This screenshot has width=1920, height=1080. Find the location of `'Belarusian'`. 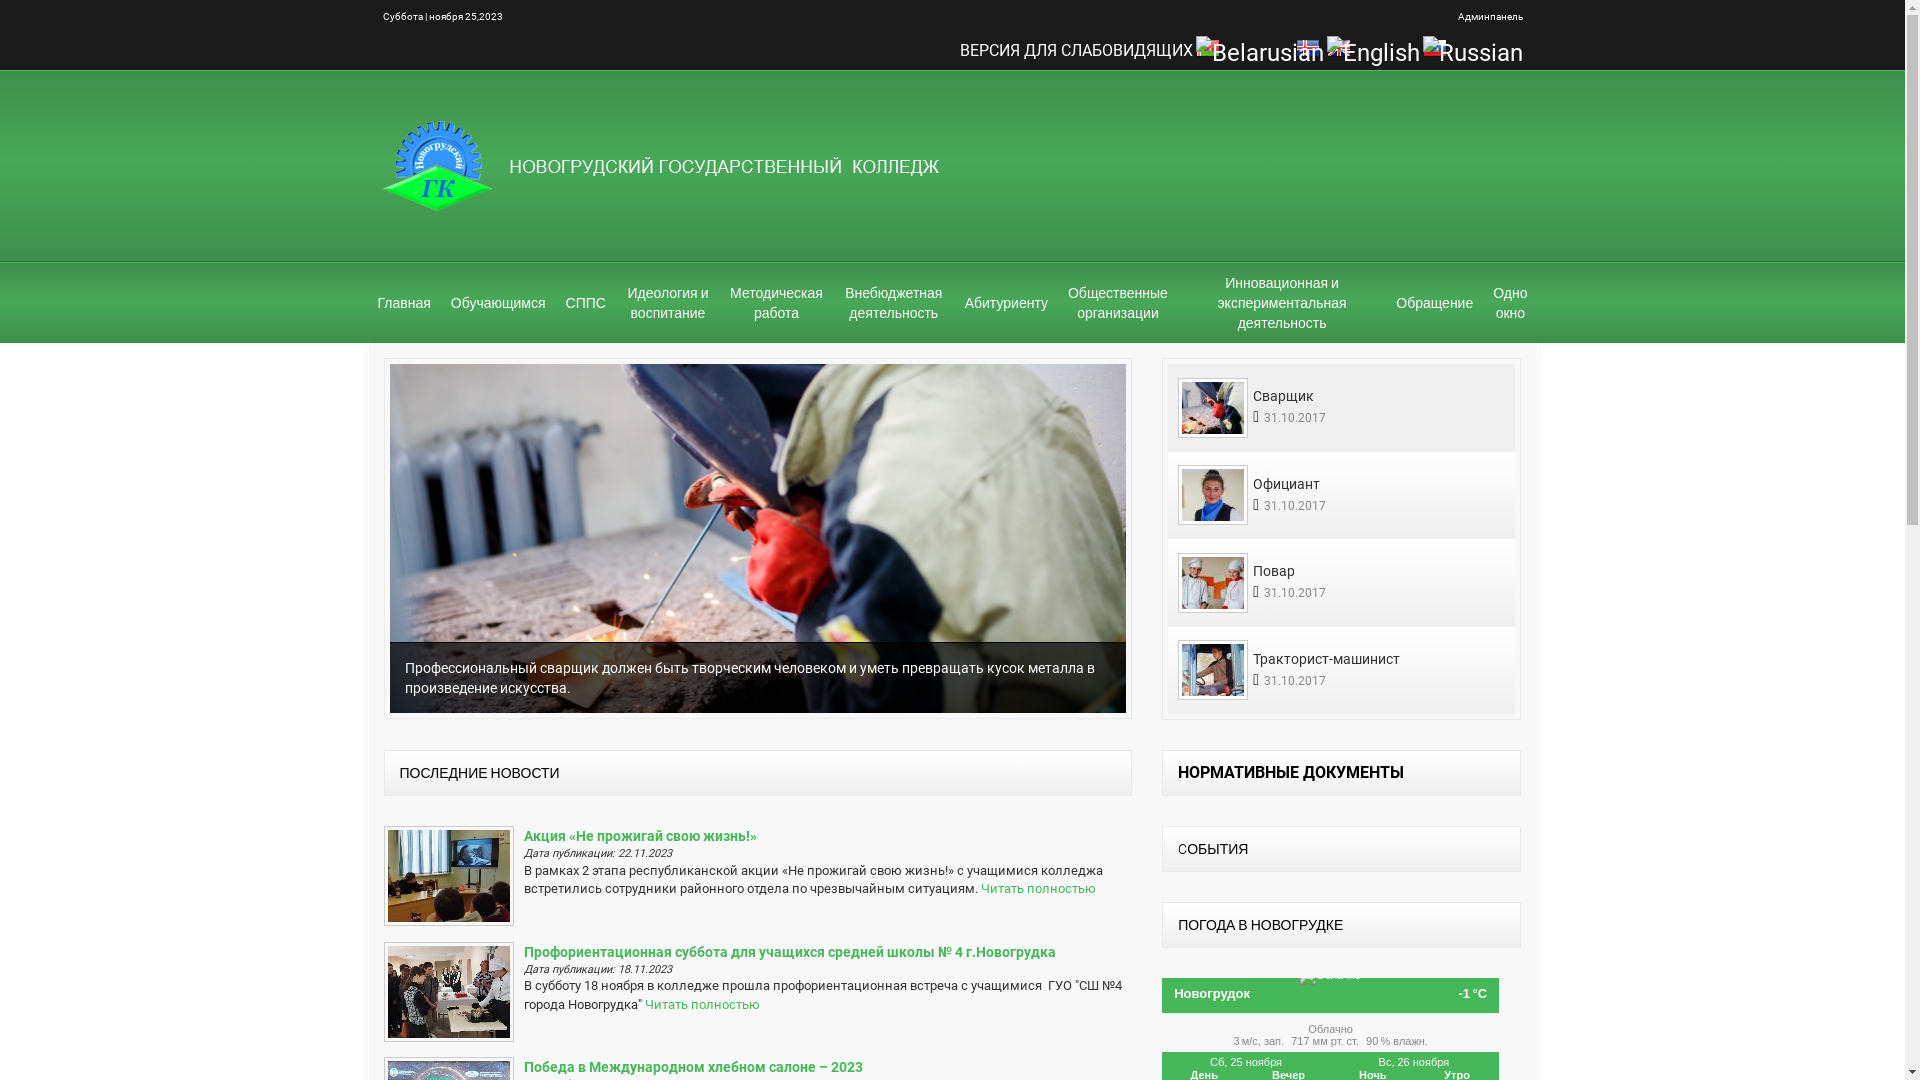

'Belarusian' is located at coordinates (1258, 49).